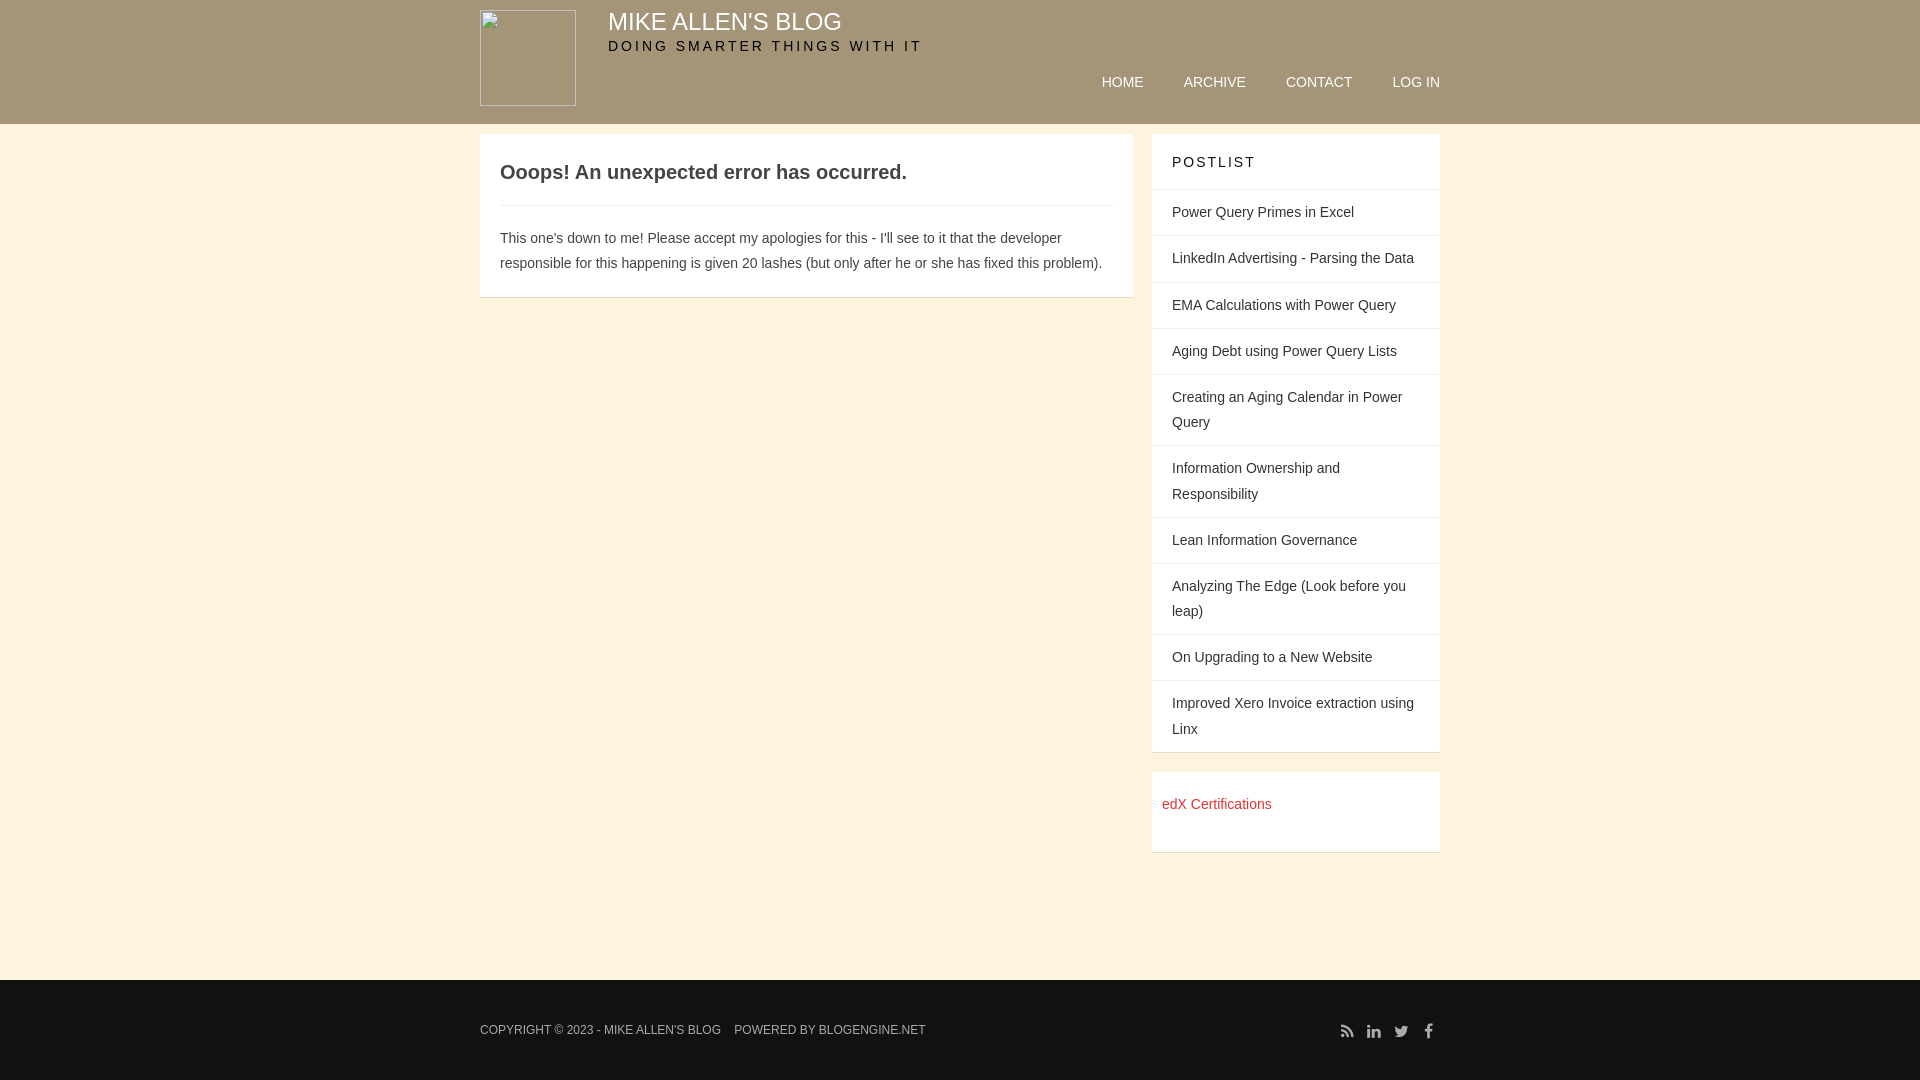  I want to click on 'LOG IN', so click(1415, 80).